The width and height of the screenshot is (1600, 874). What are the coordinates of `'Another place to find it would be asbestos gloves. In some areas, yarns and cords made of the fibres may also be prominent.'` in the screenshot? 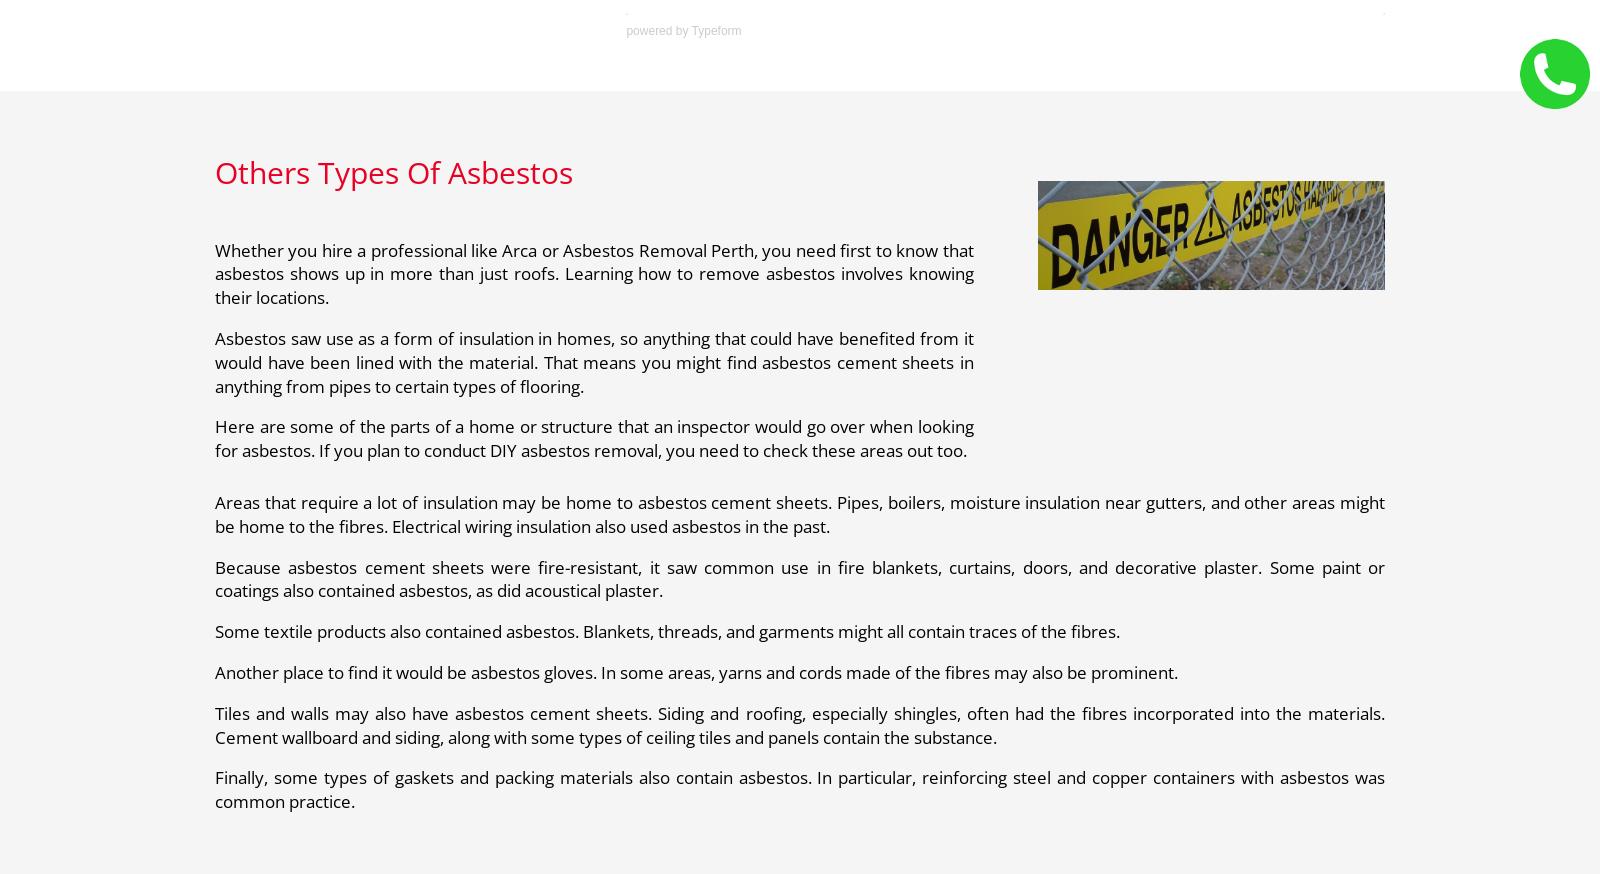 It's located at (696, 671).